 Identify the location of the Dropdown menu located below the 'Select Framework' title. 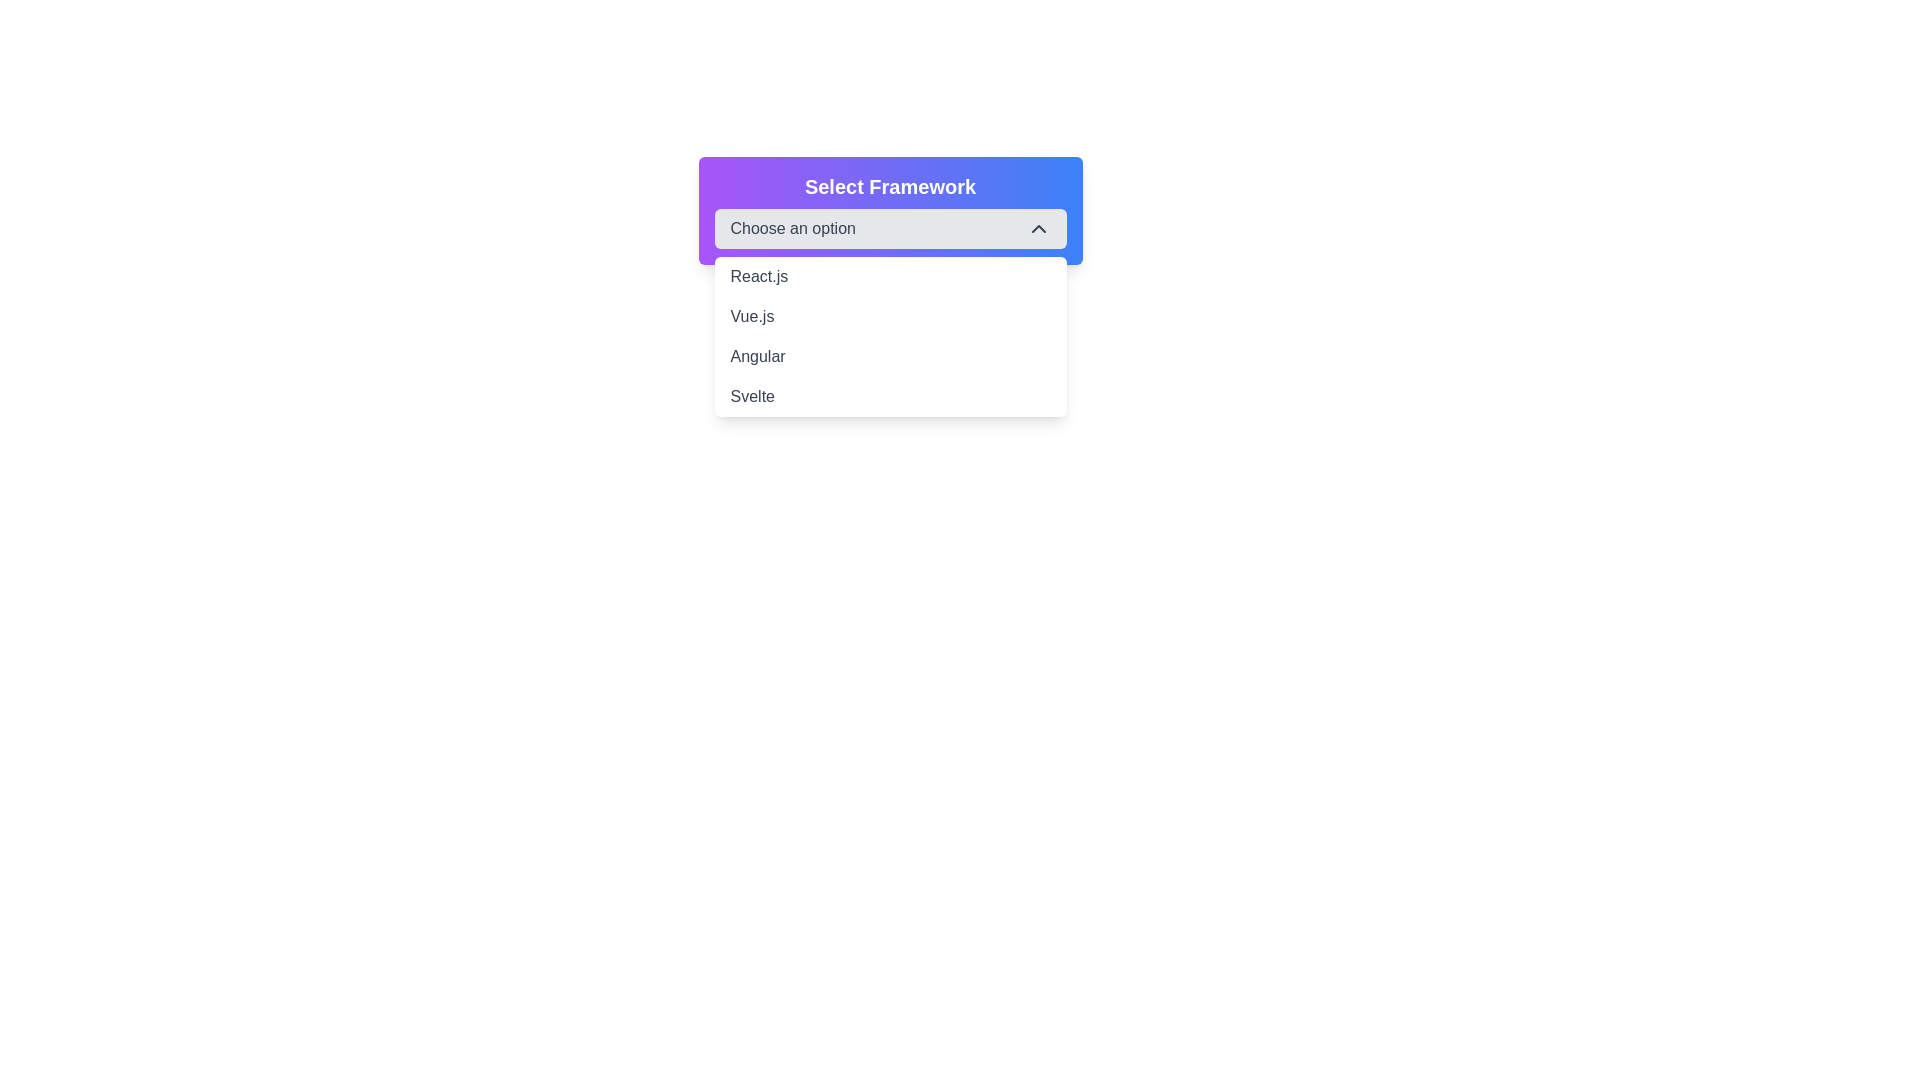
(889, 227).